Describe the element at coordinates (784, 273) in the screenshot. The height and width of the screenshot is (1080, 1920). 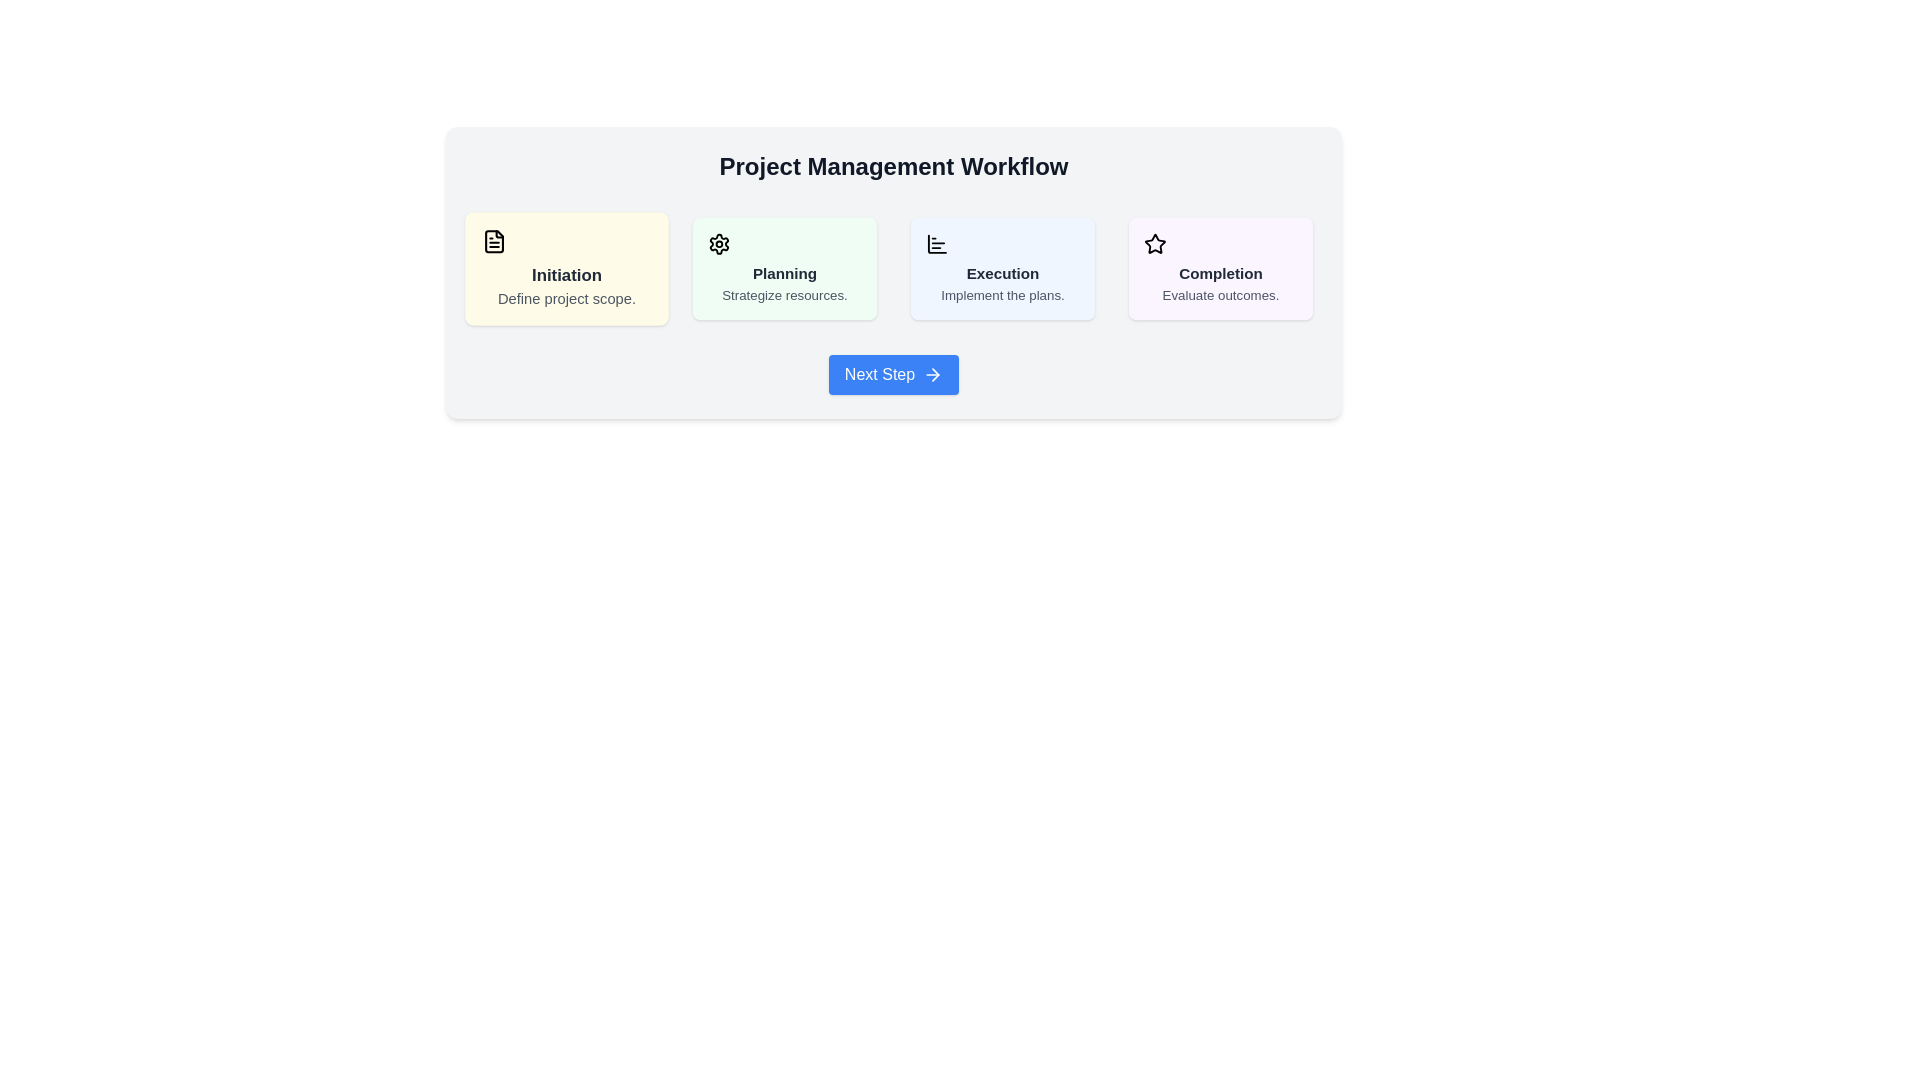
I see `the static text label displaying 'Planning', which is bold and dark gray on a light green background, located in the center of the interface` at that location.